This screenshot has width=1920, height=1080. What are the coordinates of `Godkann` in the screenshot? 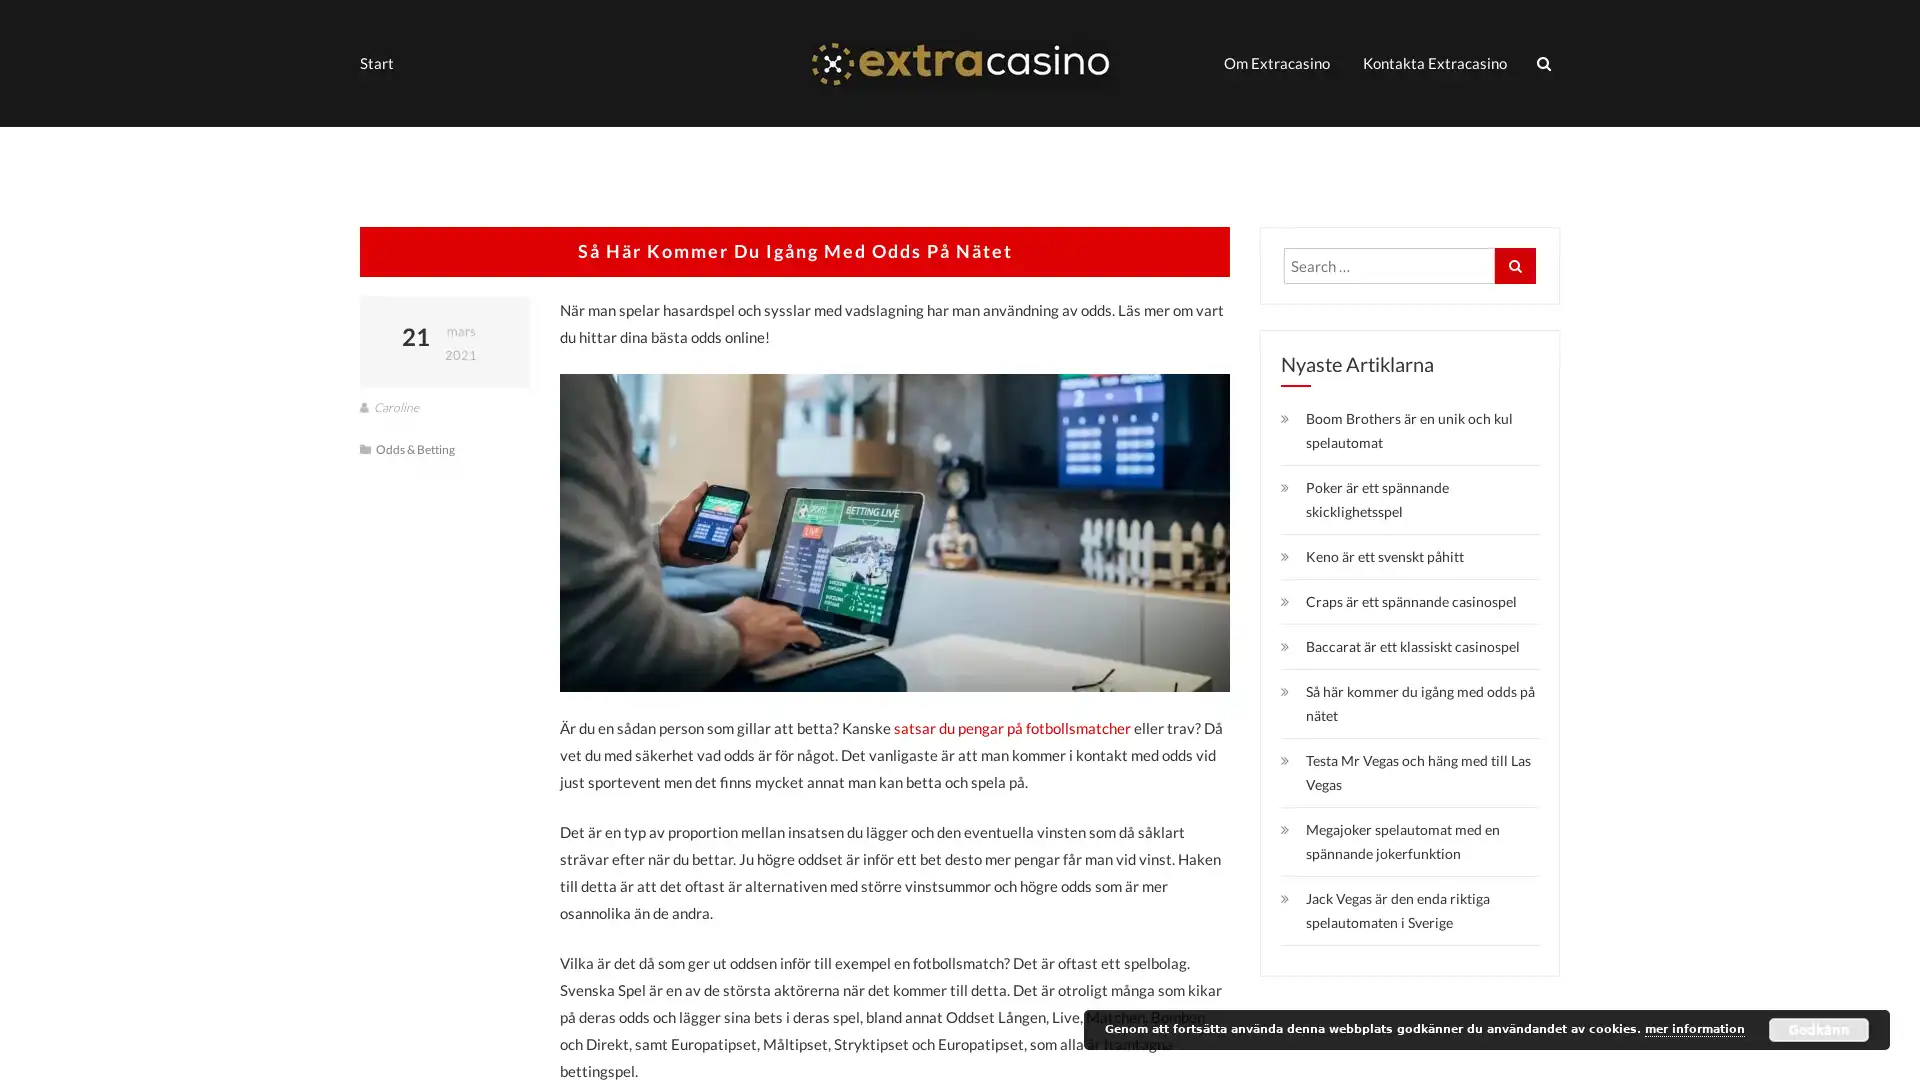 It's located at (1819, 1029).